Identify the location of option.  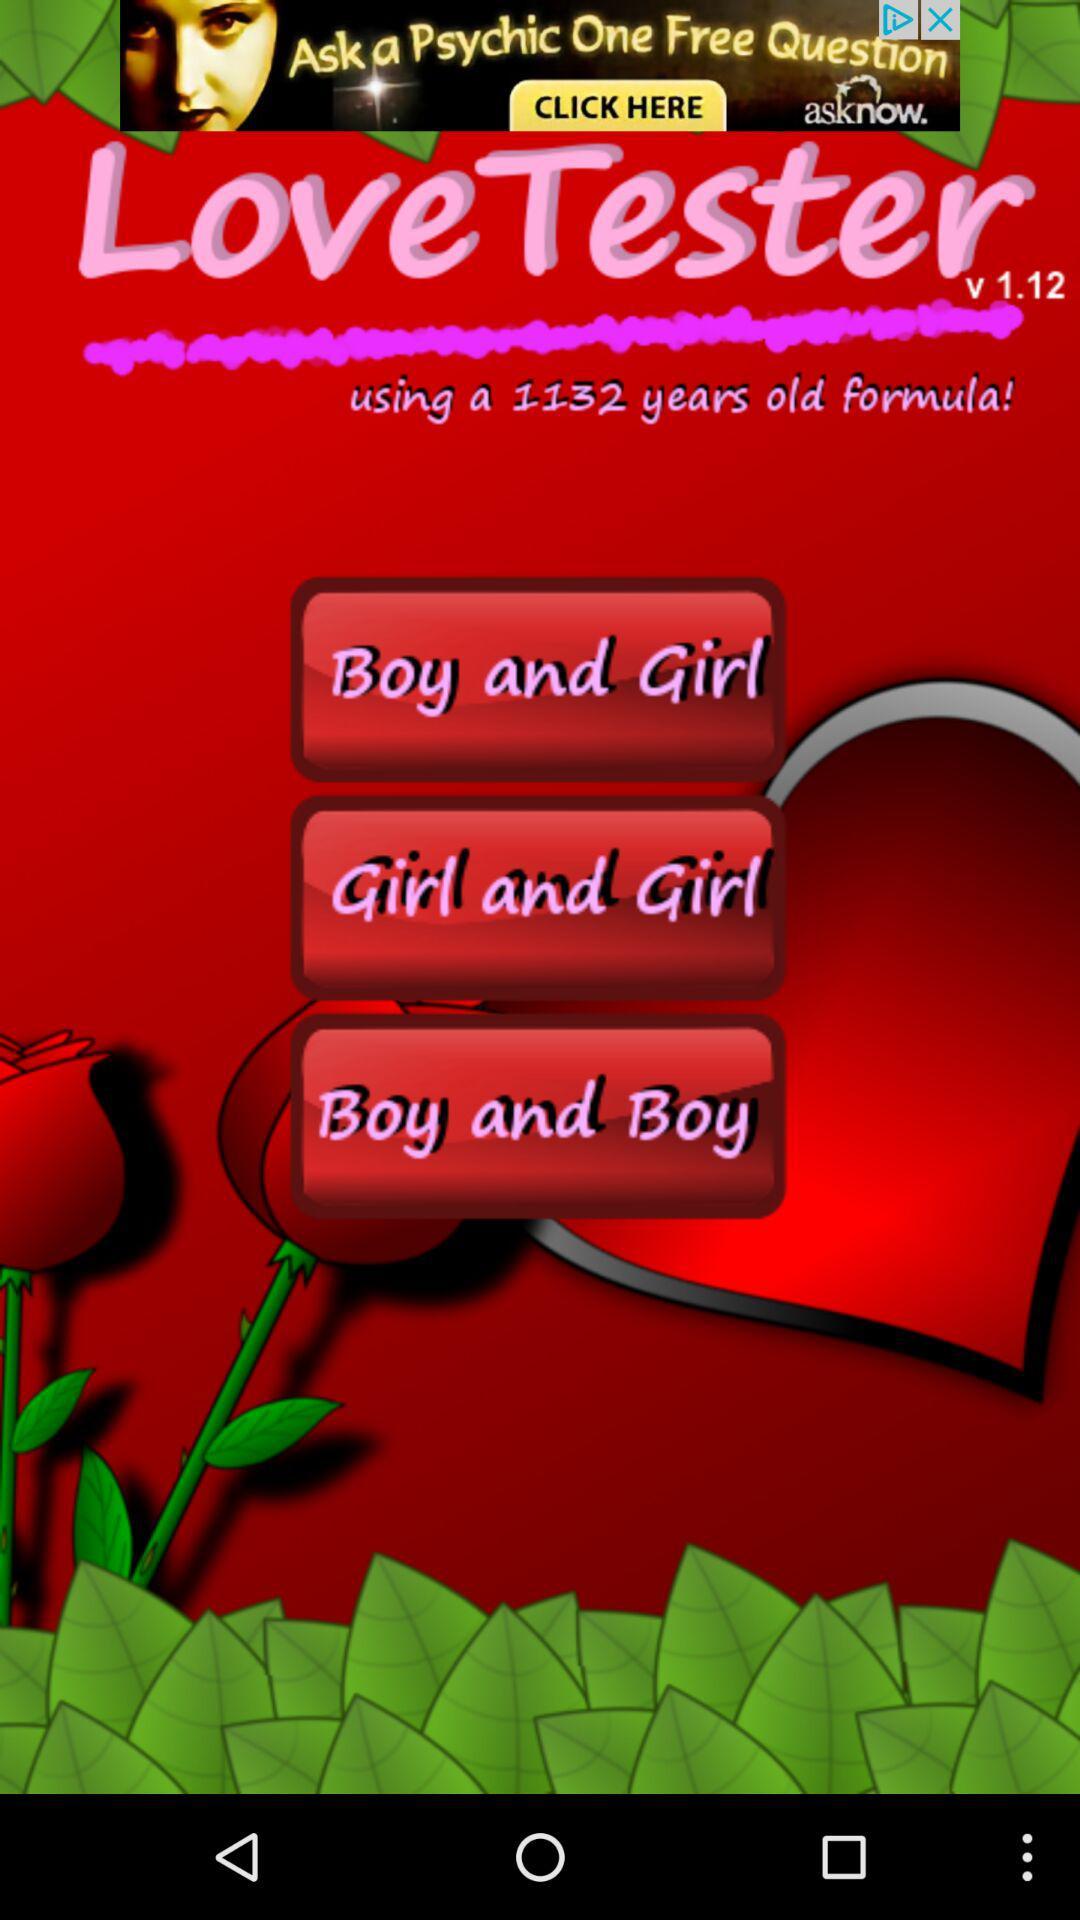
(540, 895).